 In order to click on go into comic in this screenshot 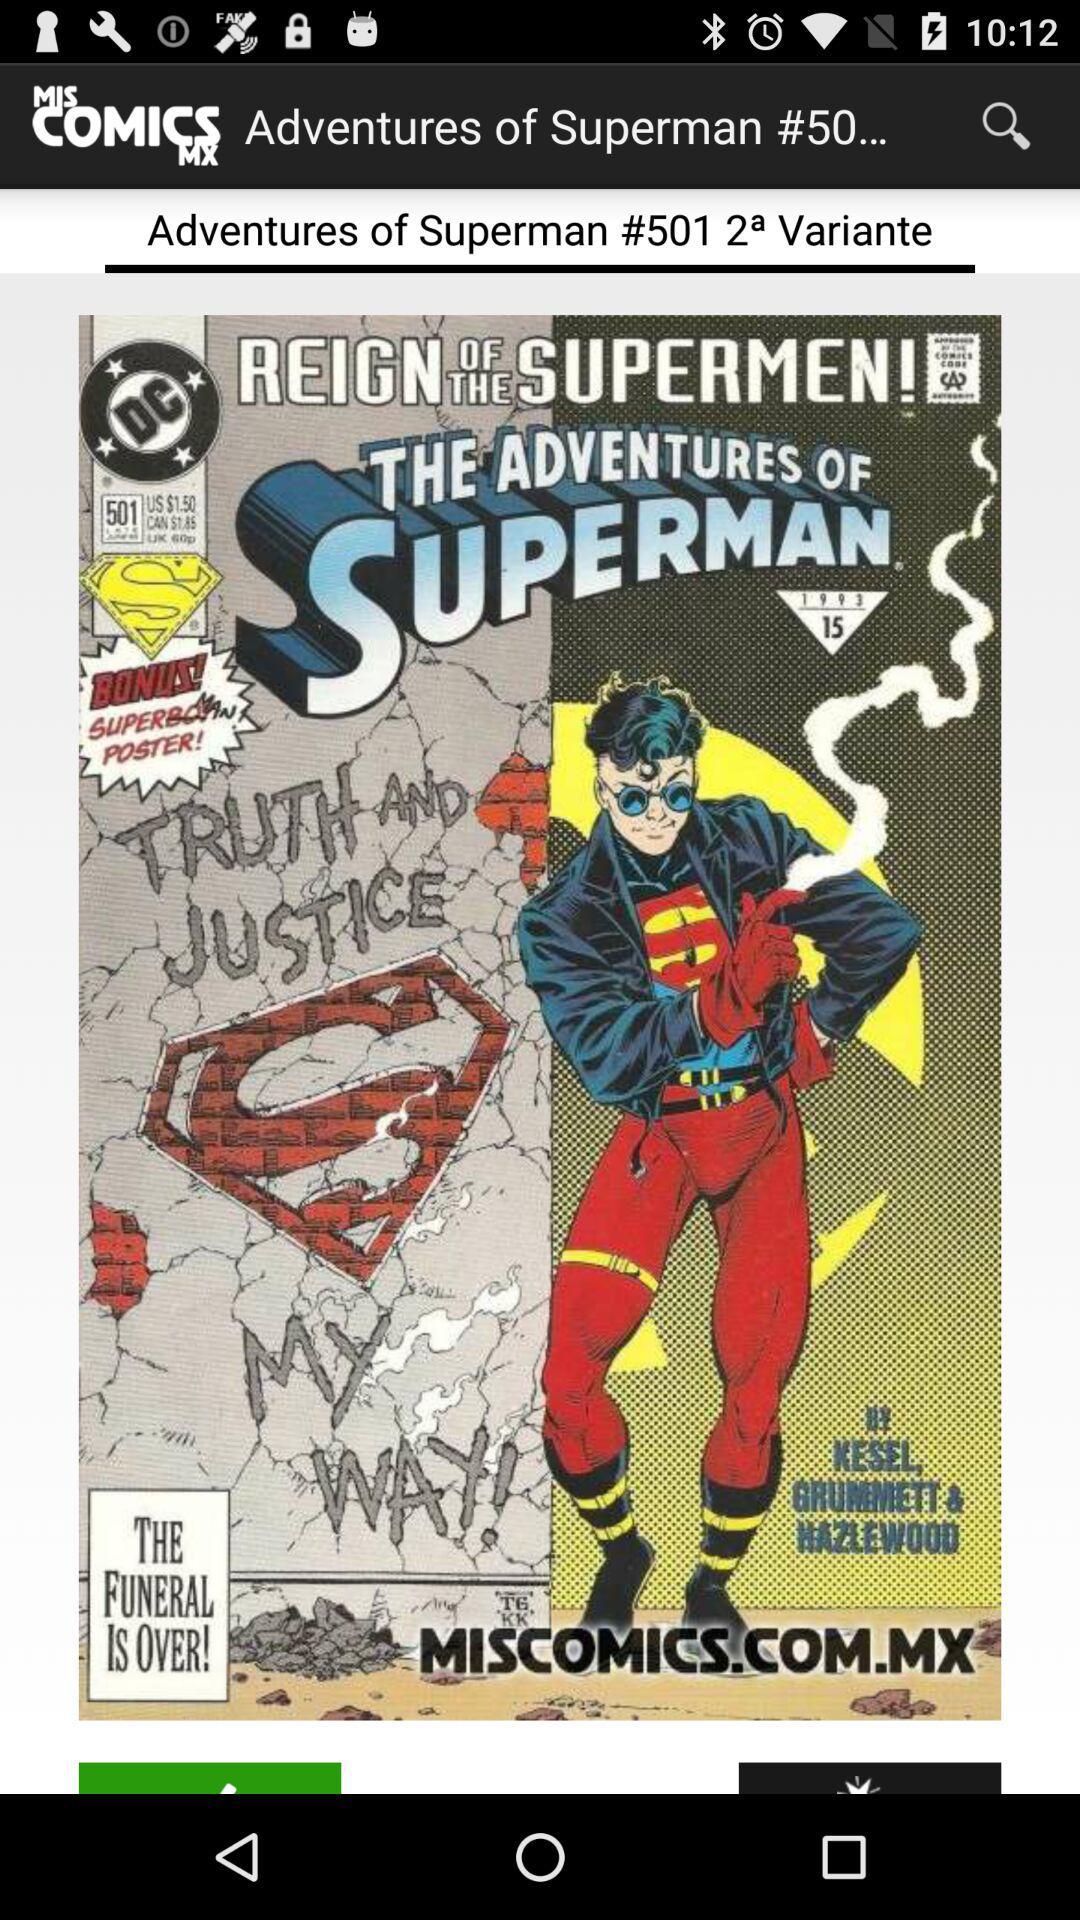, I will do `click(540, 1017)`.